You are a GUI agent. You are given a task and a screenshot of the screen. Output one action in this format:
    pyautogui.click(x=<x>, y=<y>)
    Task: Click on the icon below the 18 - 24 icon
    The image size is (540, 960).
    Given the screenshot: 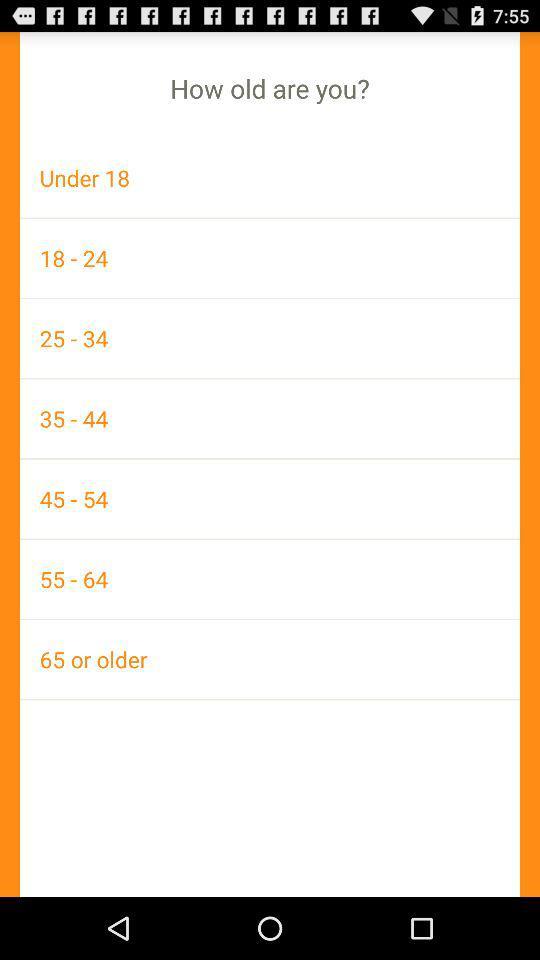 What is the action you would take?
    pyautogui.click(x=270, y=338)
    